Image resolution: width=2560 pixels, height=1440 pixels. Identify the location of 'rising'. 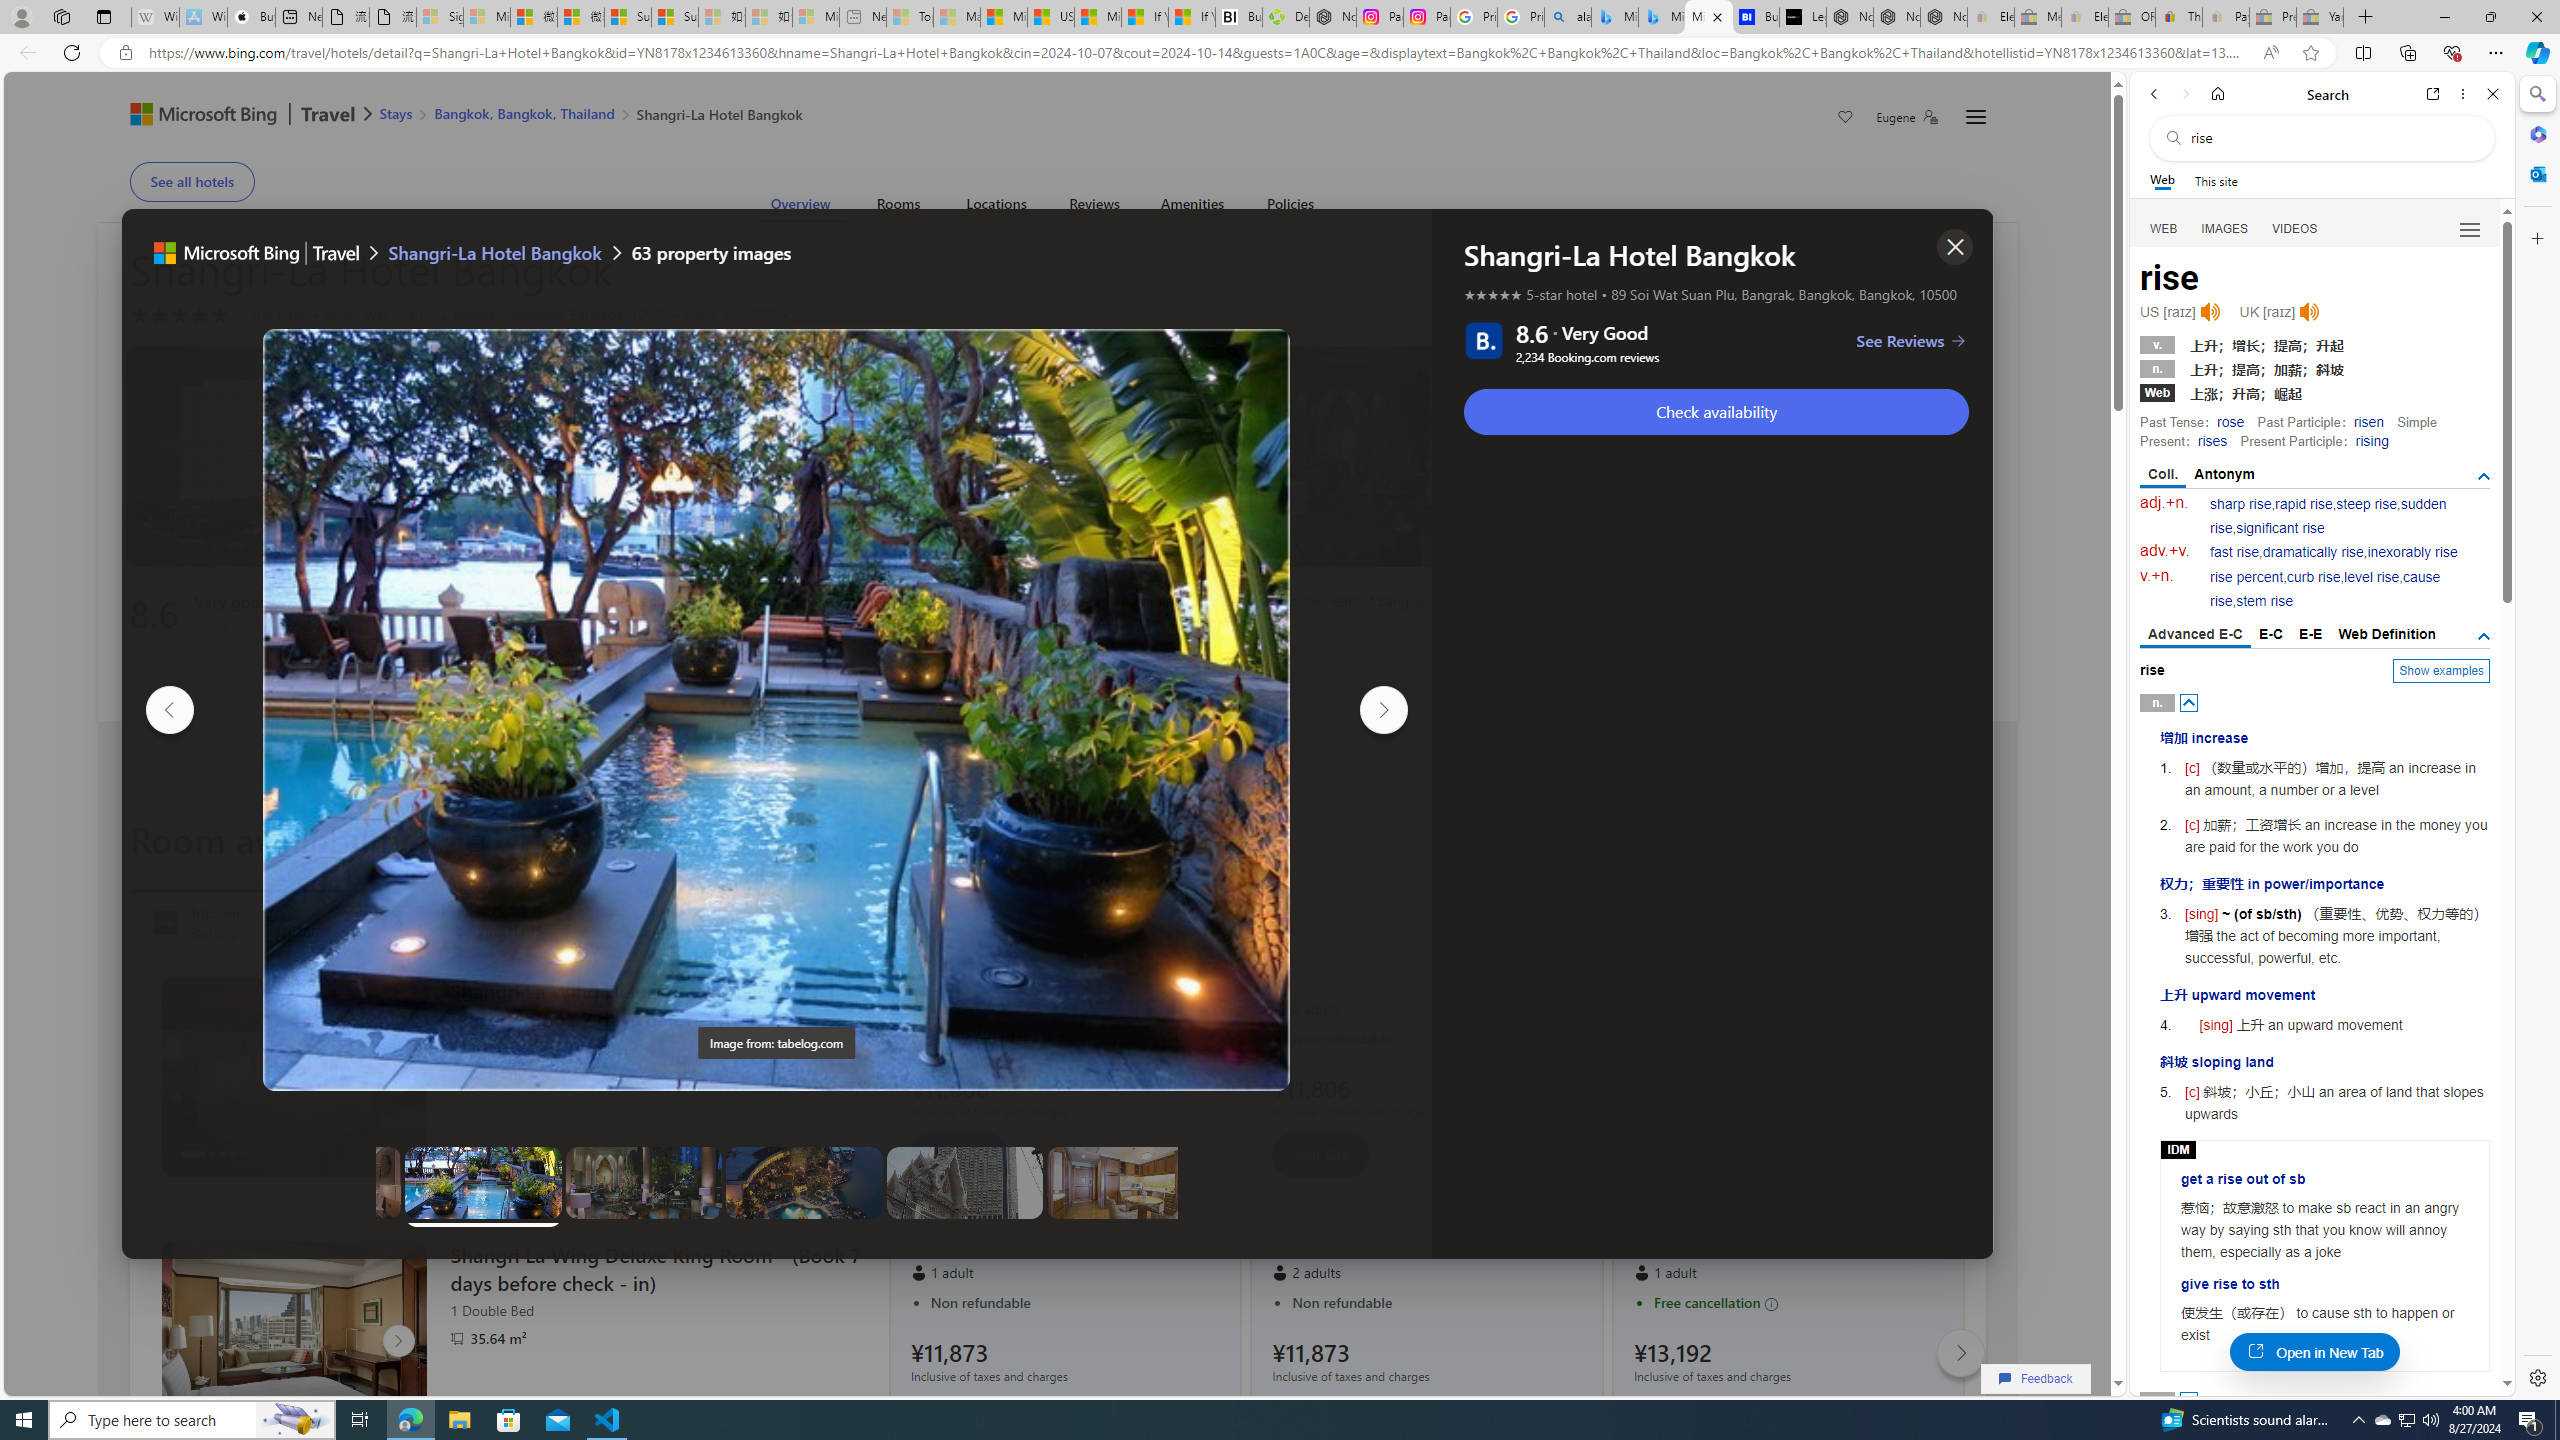
(2371, 440).